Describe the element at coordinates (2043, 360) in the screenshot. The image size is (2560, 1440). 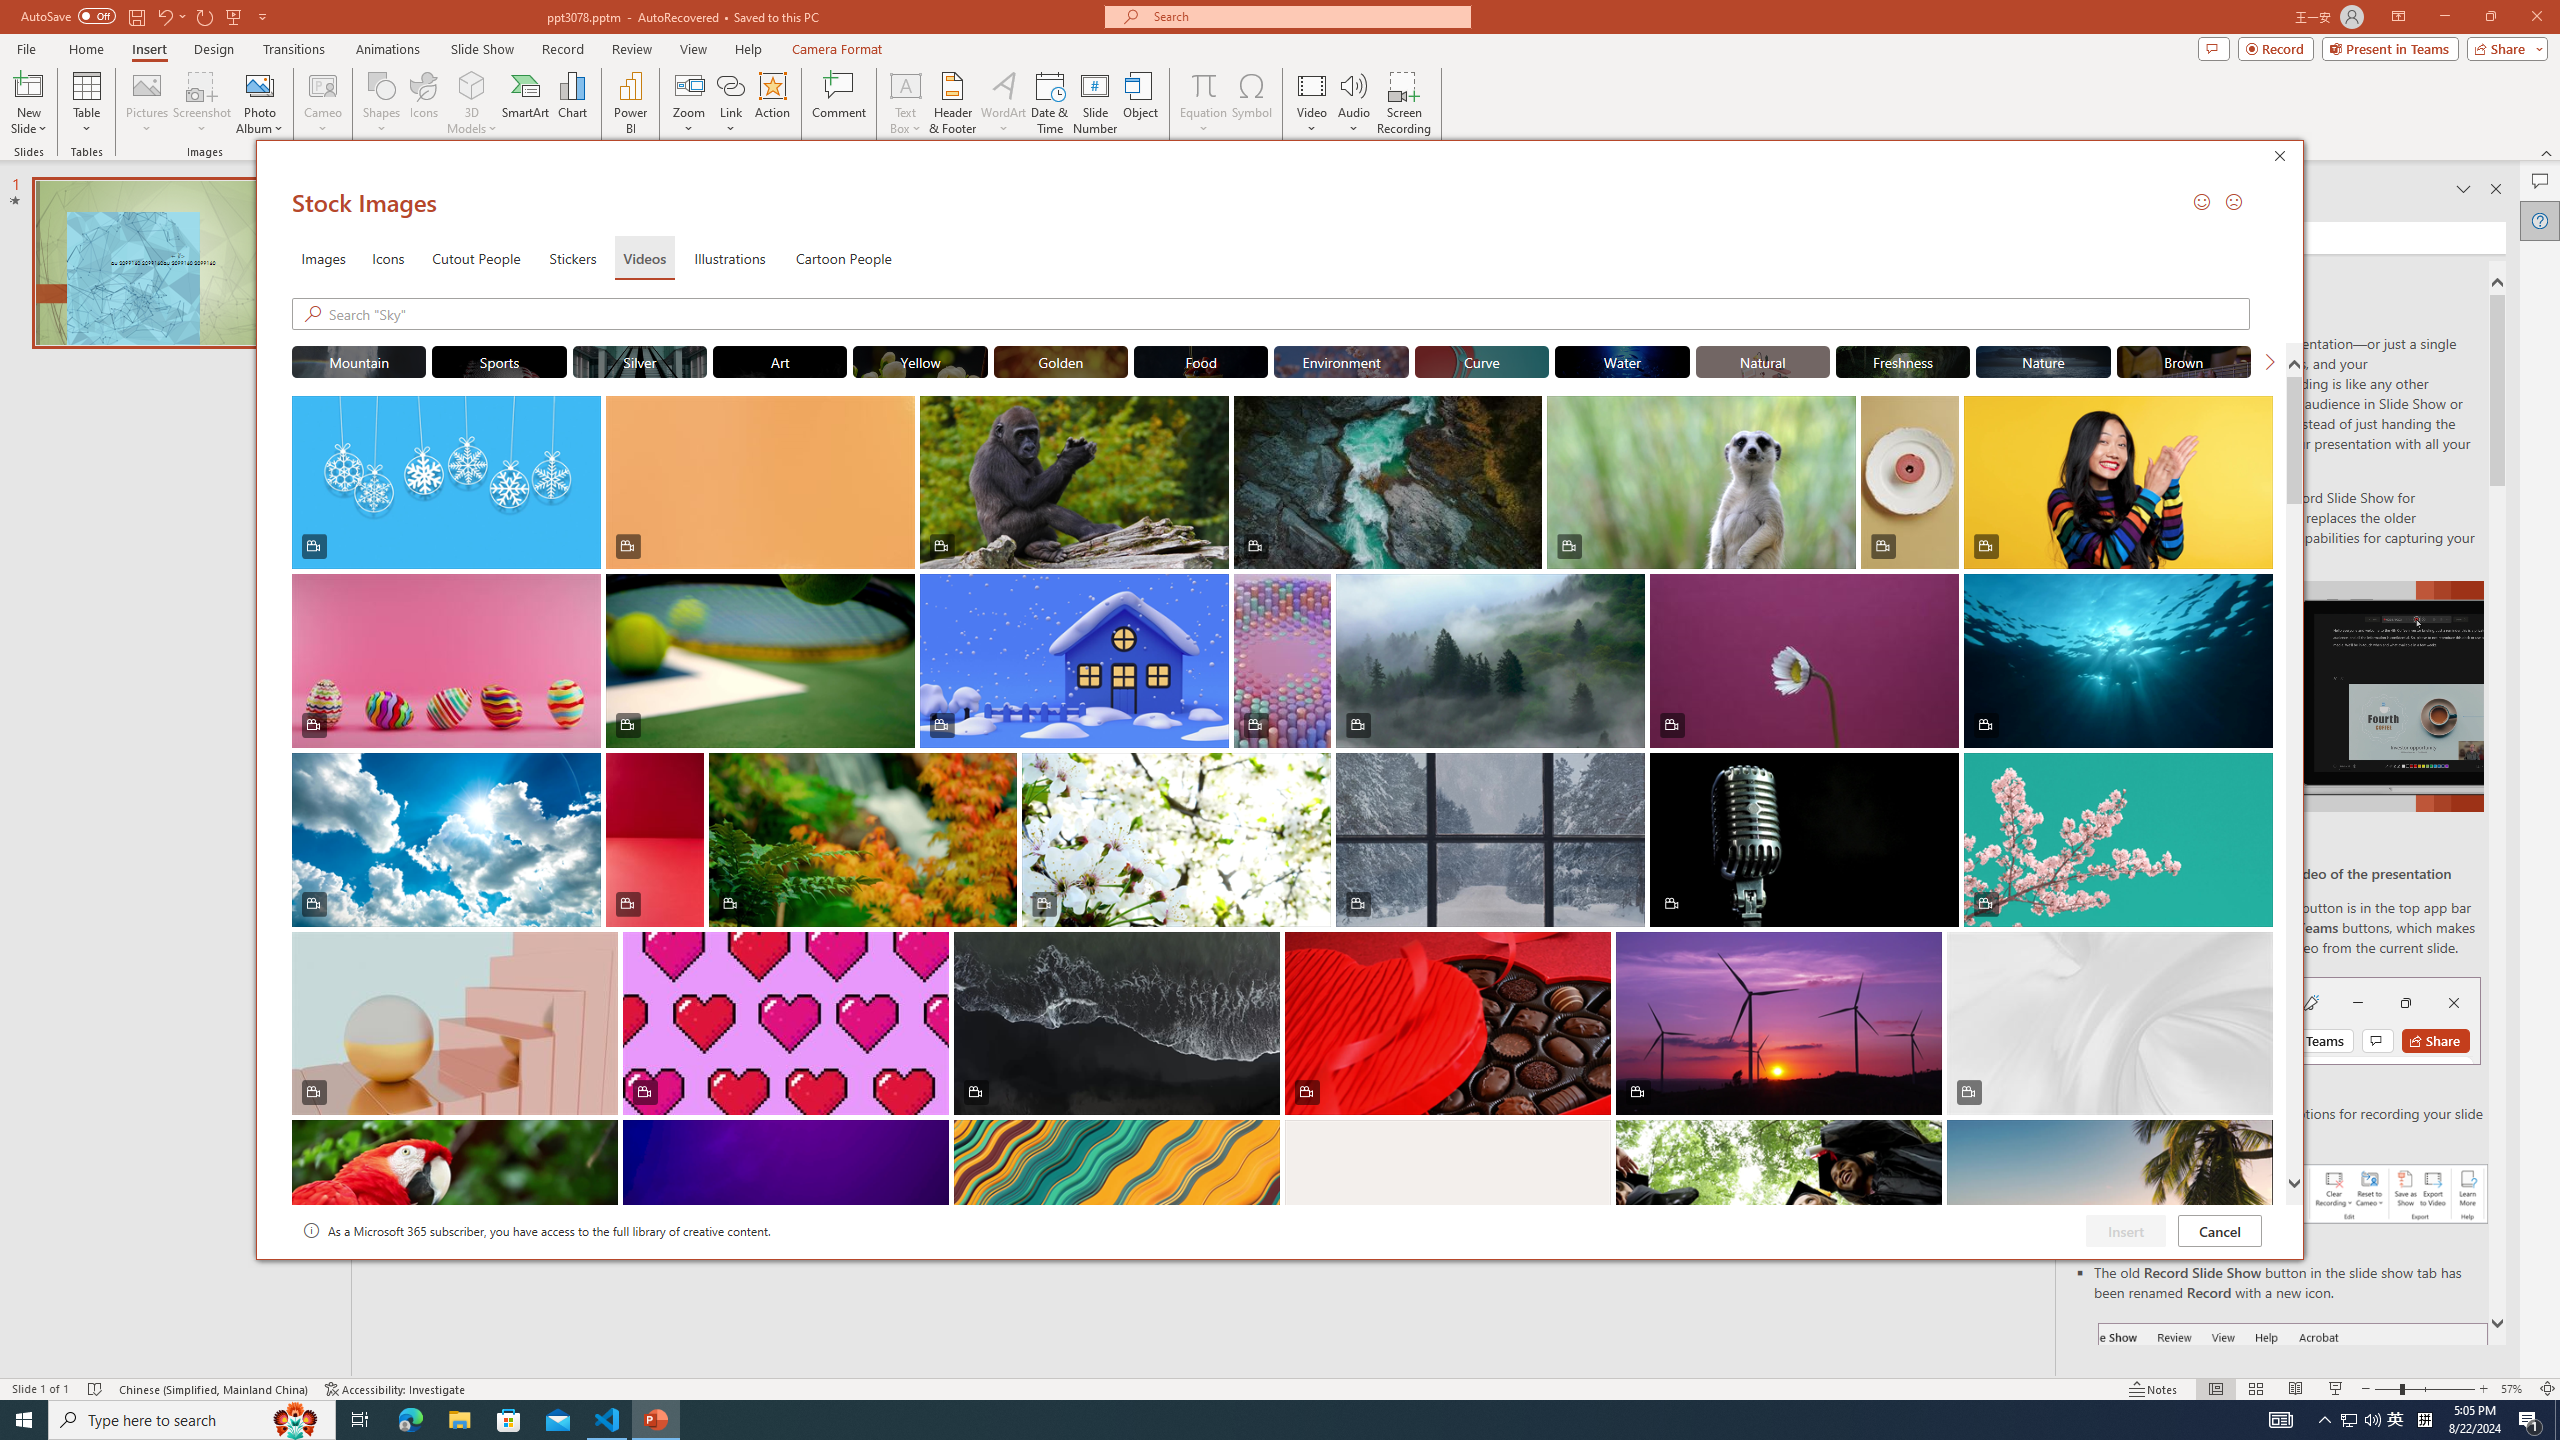
I see `'"Nature" Stock Videos.'` at that location.